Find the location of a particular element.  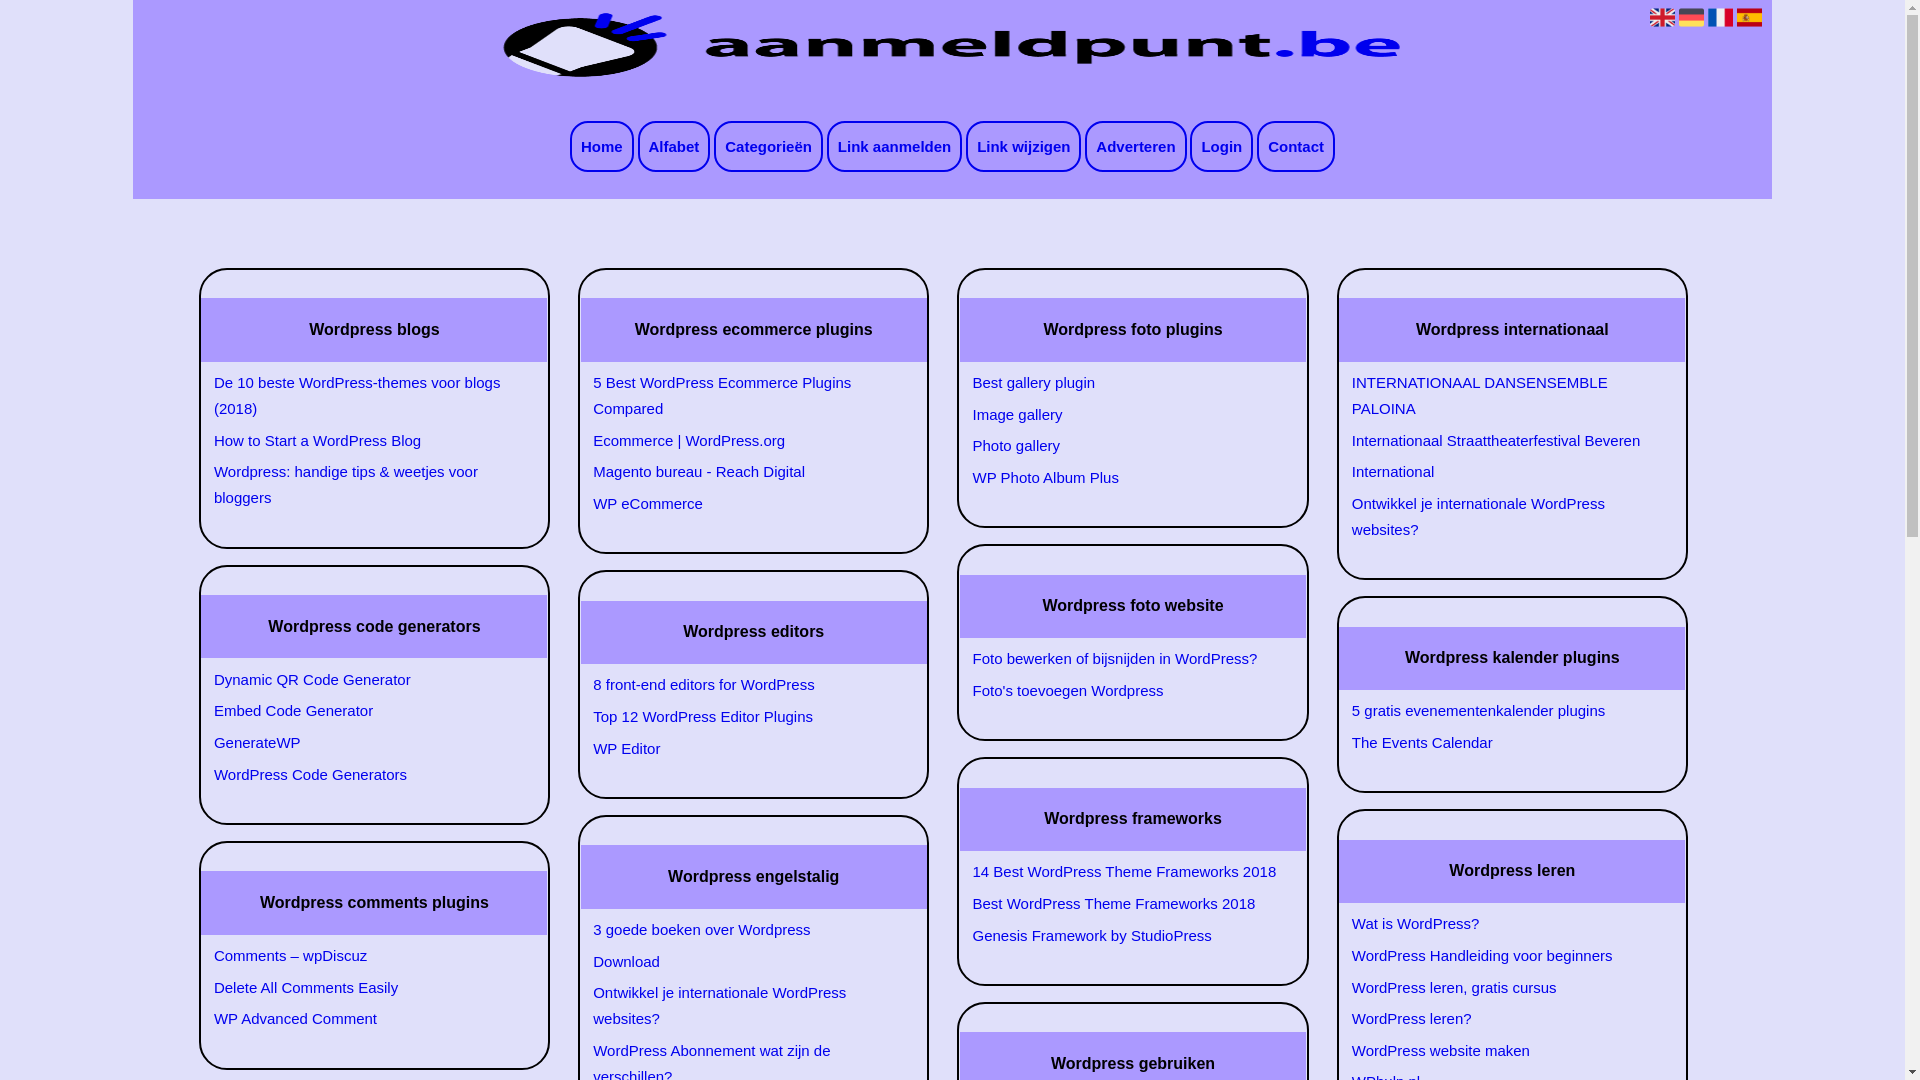

'Contact' is located at coordinates (1296, 145).